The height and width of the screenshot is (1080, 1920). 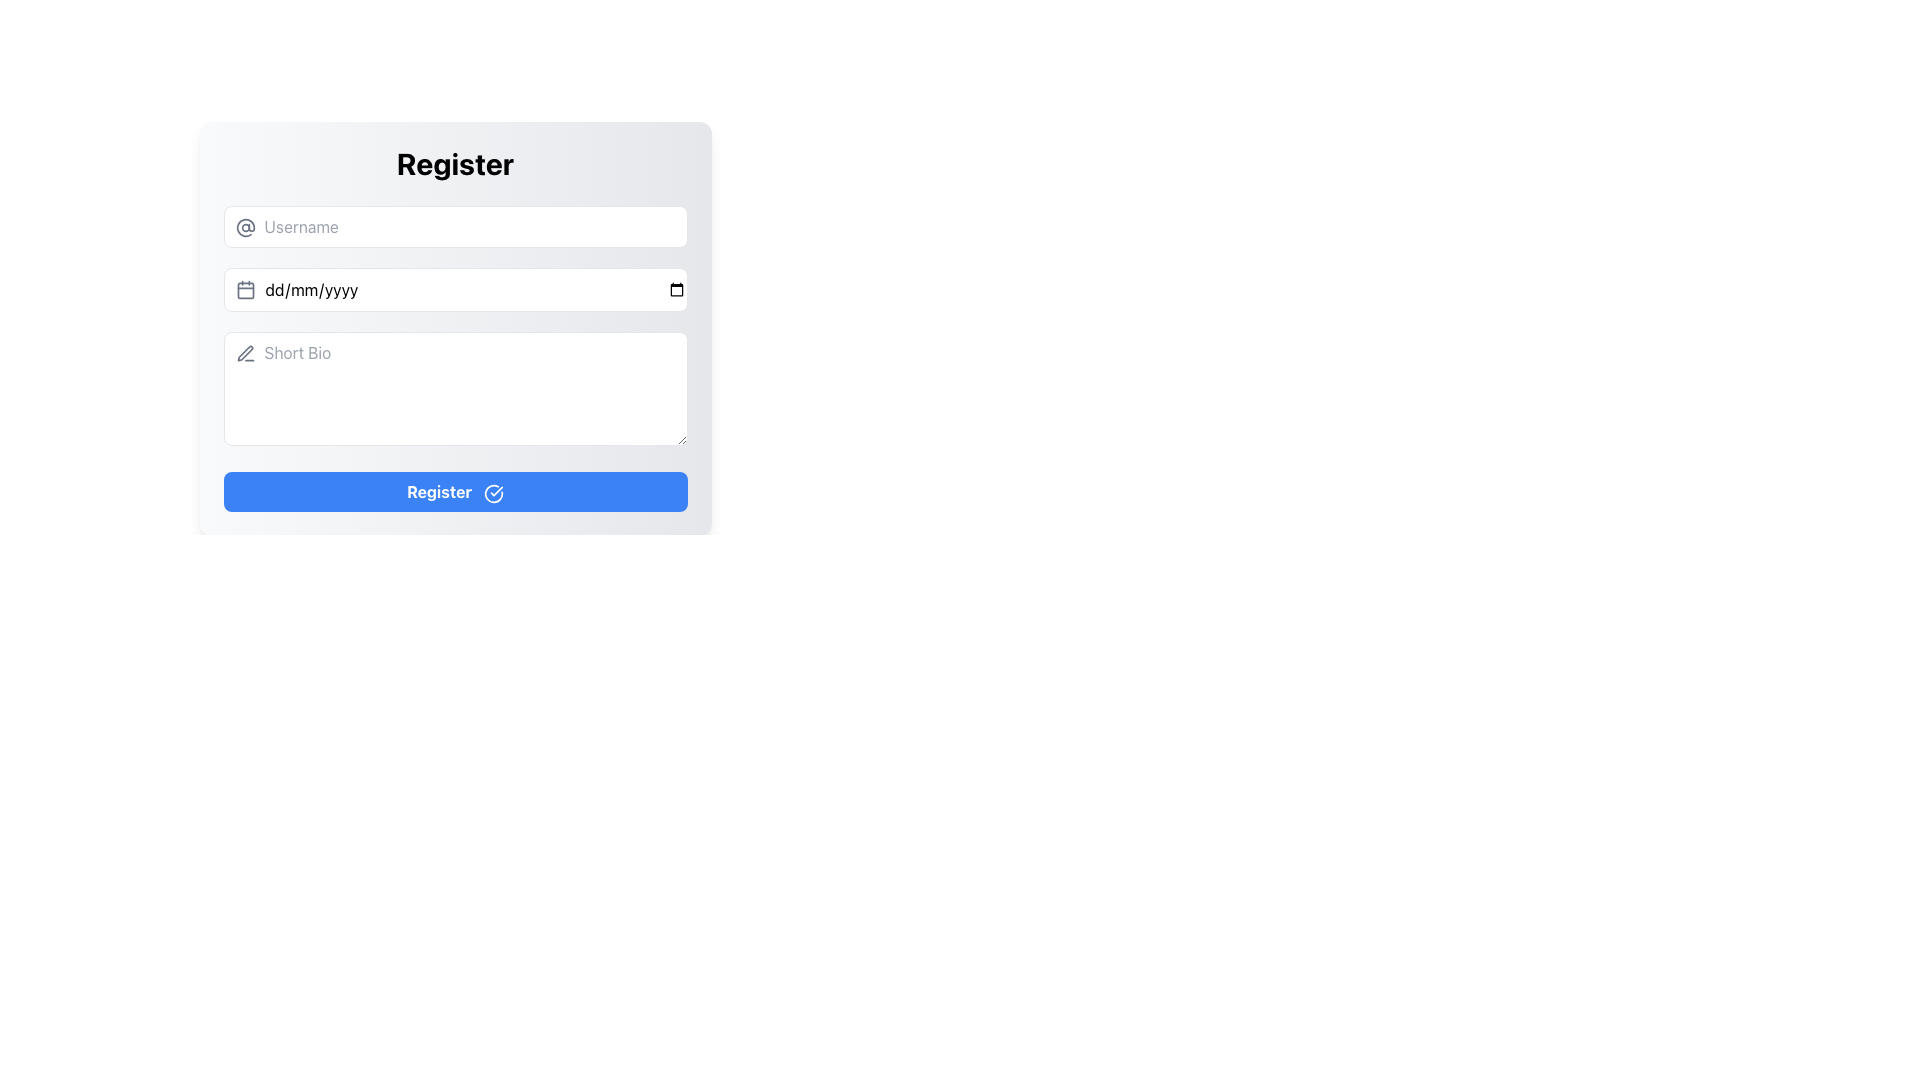 I want to click on to select text in the multiline text input field located below the 'dd/mm/yyyy' text box and above the 'Register' button, so click(x=454, y=392).